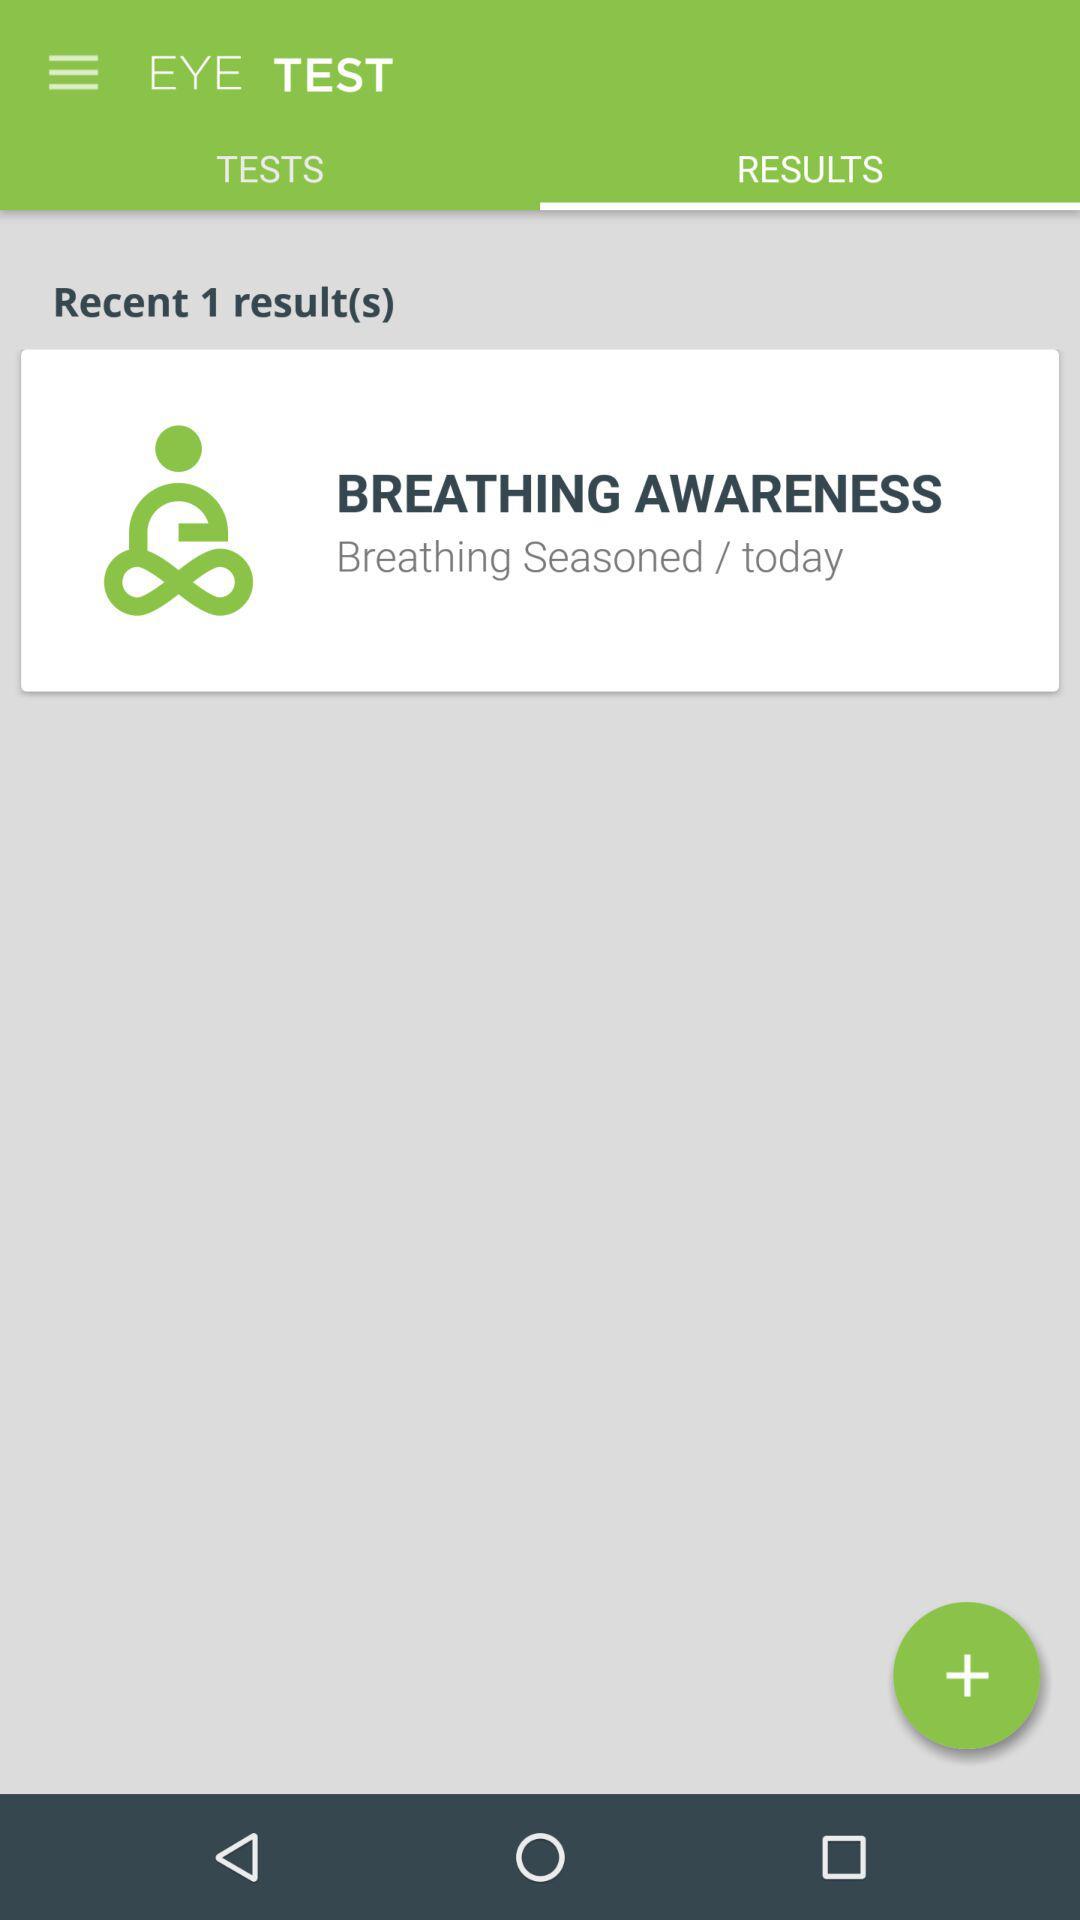  What do you see at coordinates (72, 62) in the screenshot?
I see `icon above tests item` at bounding box center [72, 62].